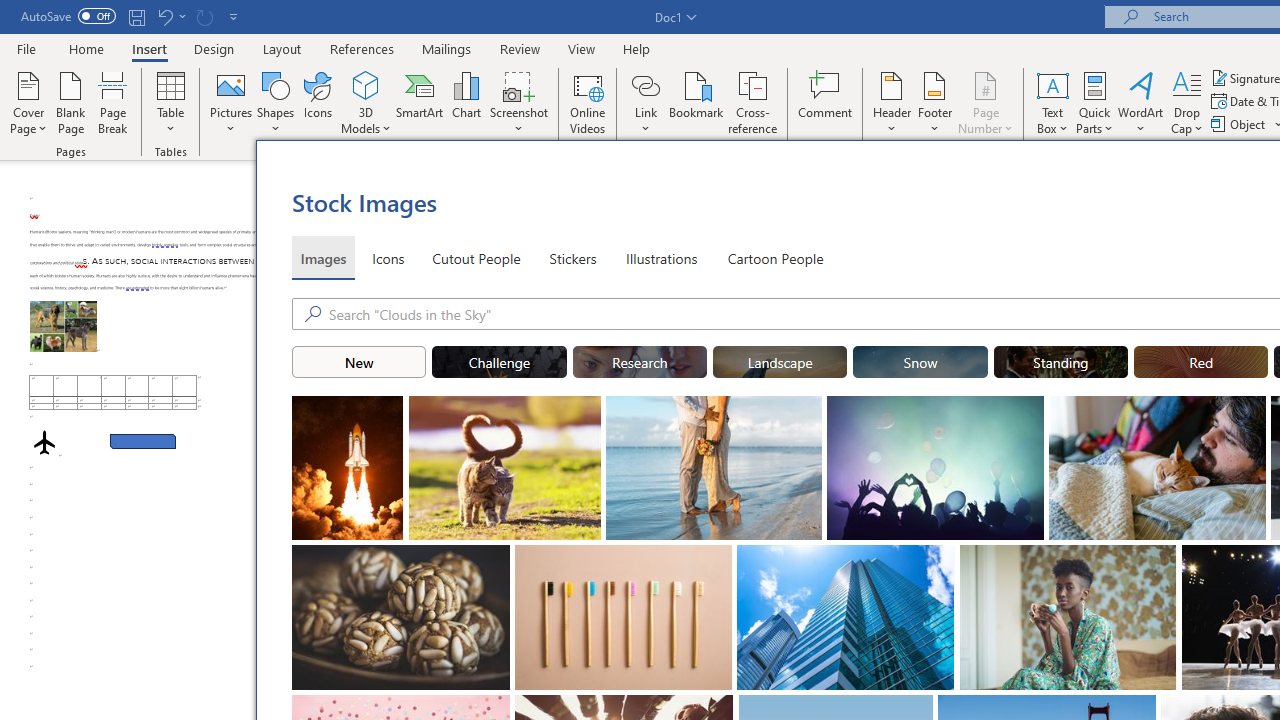 Image resolution: width=1280 pixels, height=720 pixels. What do you see at coordinates (323, 257) in the screenshot?
I see `'Images'` at bounding box center [323, 257].